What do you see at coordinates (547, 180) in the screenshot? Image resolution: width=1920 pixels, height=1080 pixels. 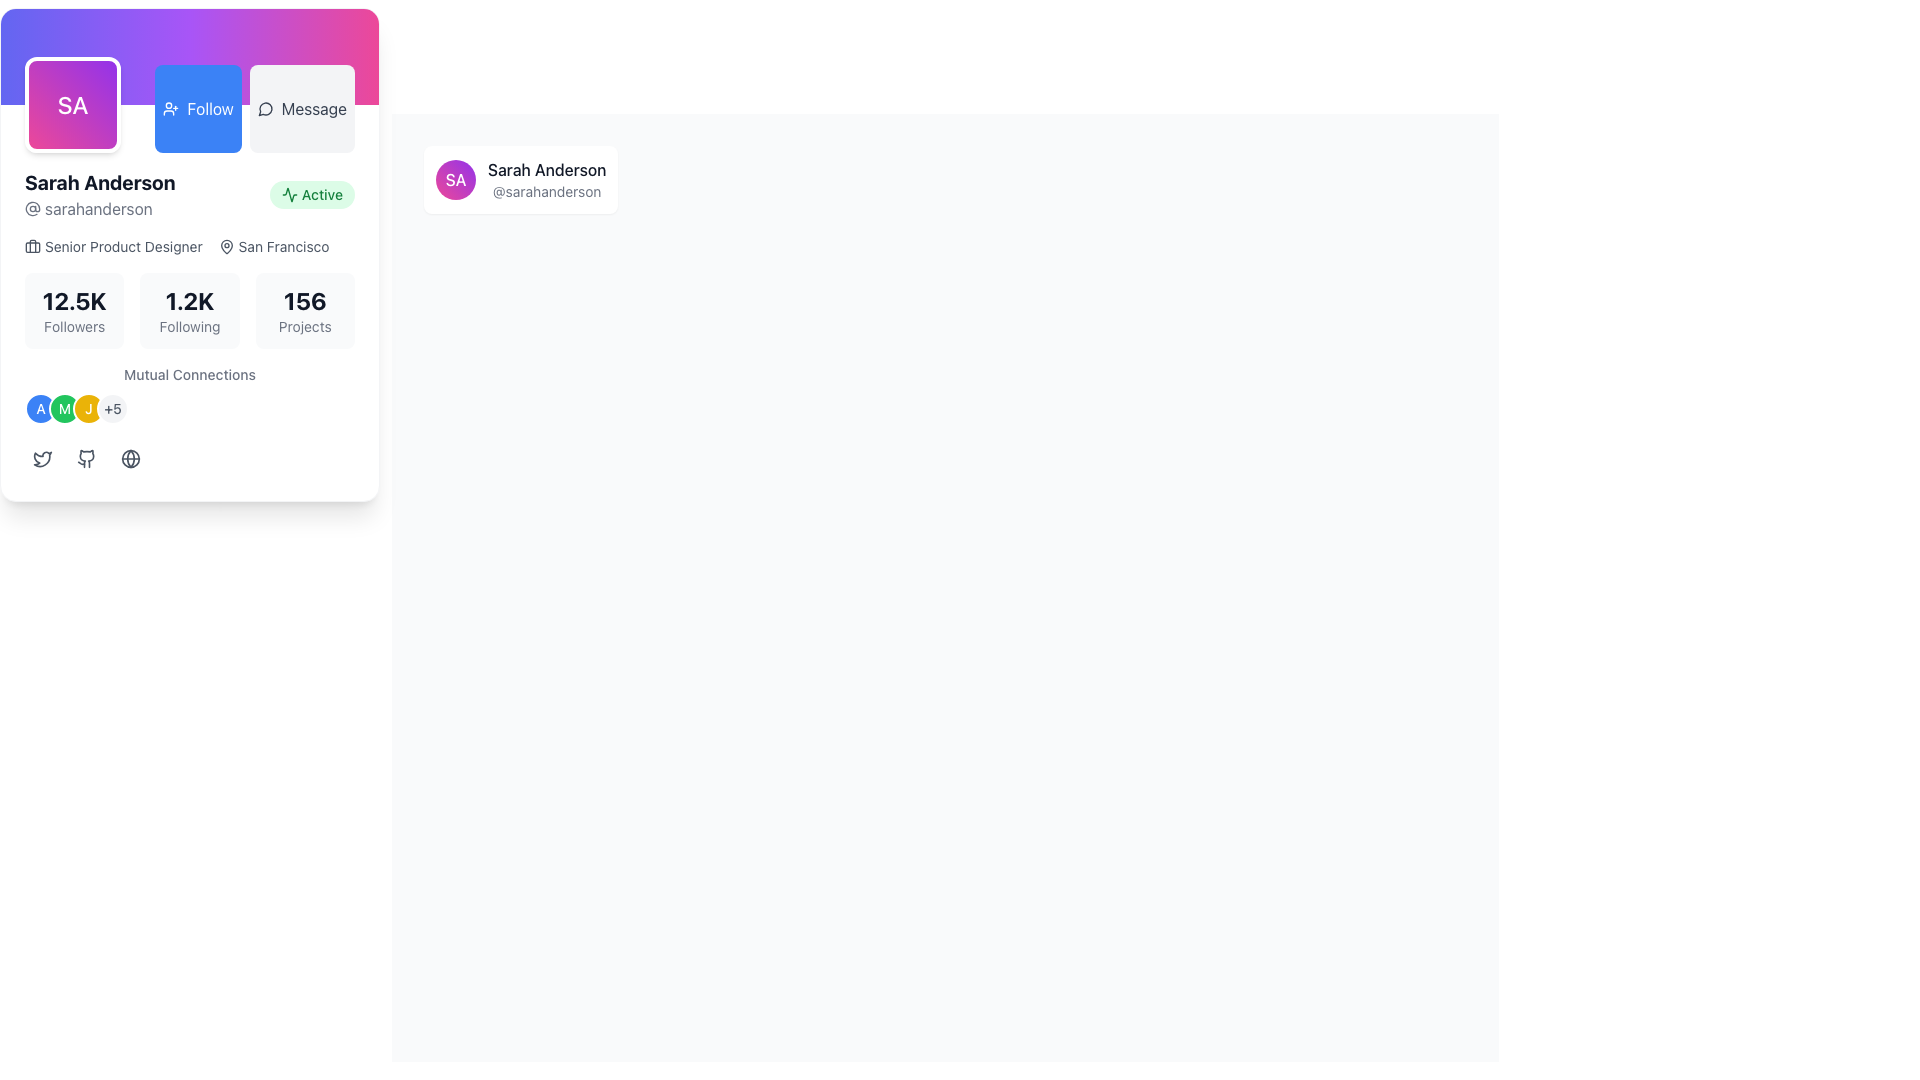 I see `the text display component showing 'Sarah Anderson' and '@sarahanderson' to interact with the card it is contained within, if it is interactive` at bounding box center [547, 180].